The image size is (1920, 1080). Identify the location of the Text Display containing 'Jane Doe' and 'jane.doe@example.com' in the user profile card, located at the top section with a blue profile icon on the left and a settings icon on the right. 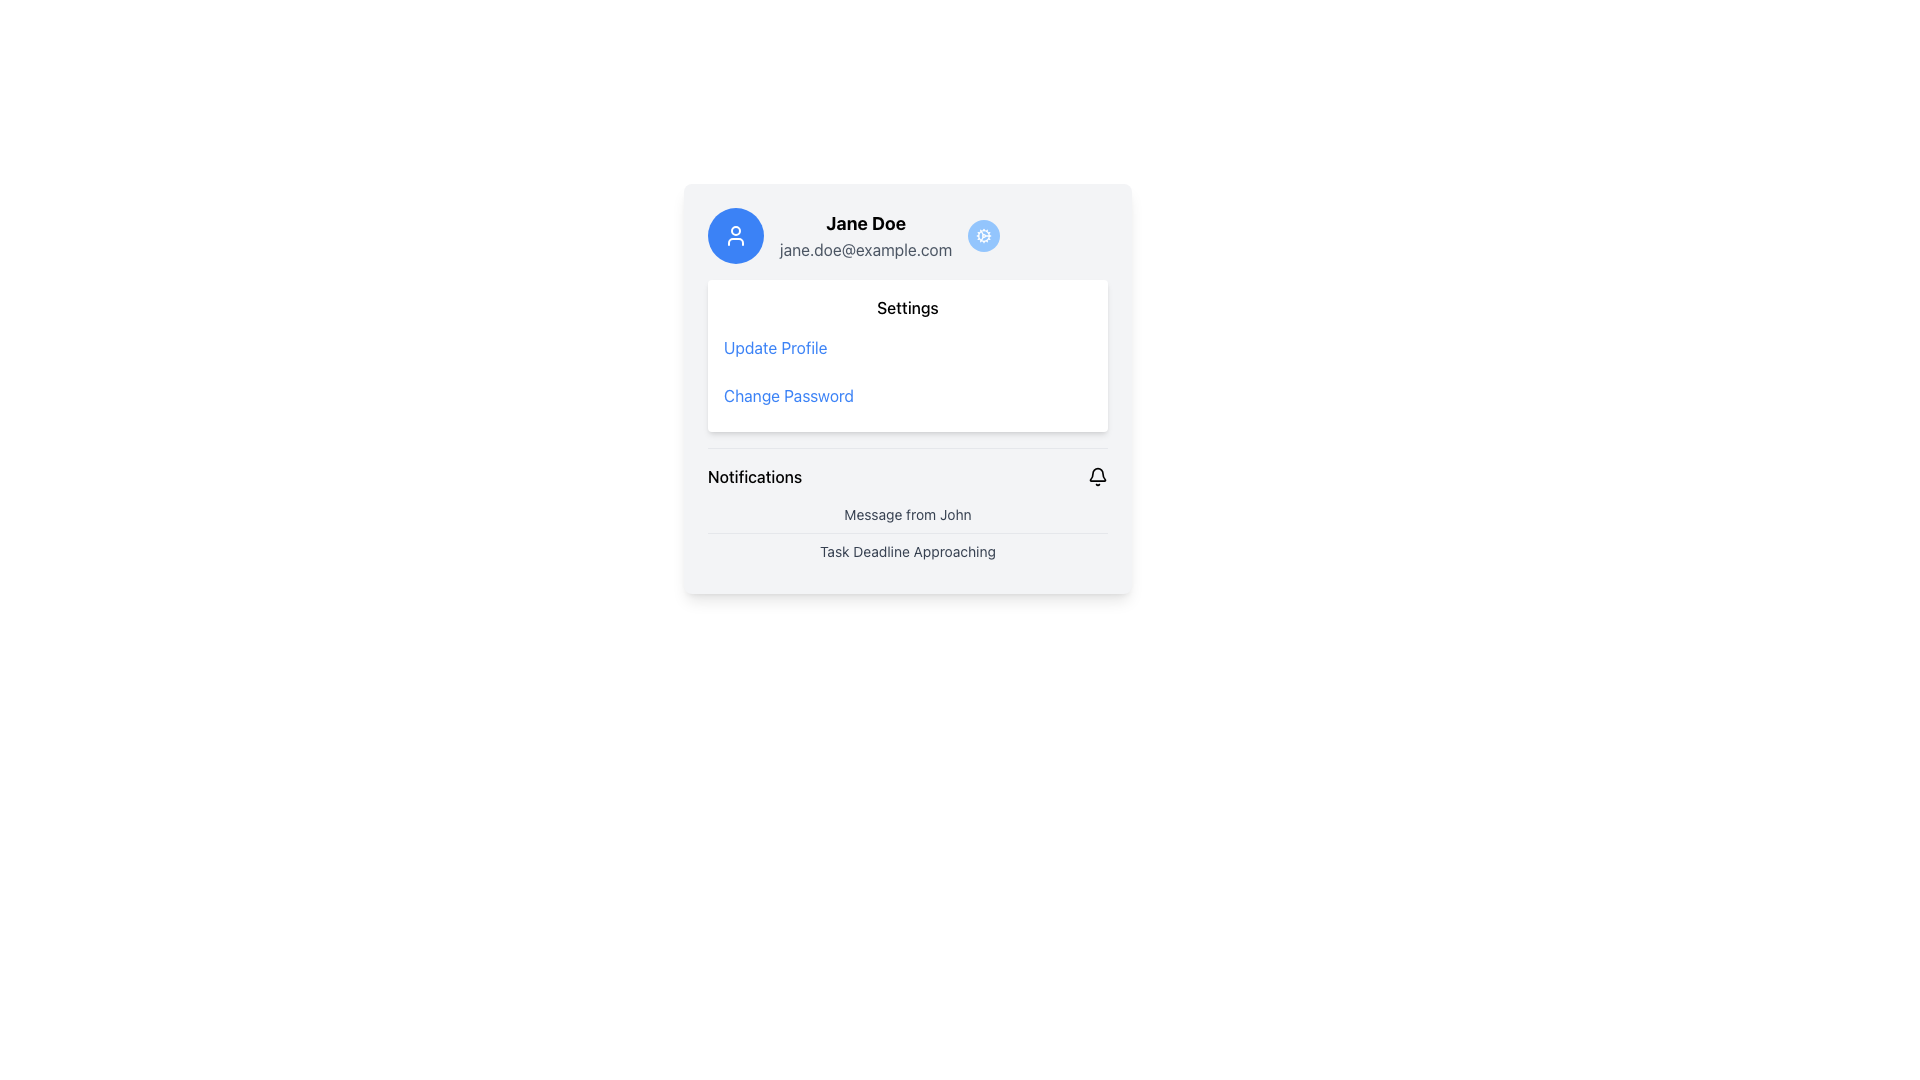
(866, 234).